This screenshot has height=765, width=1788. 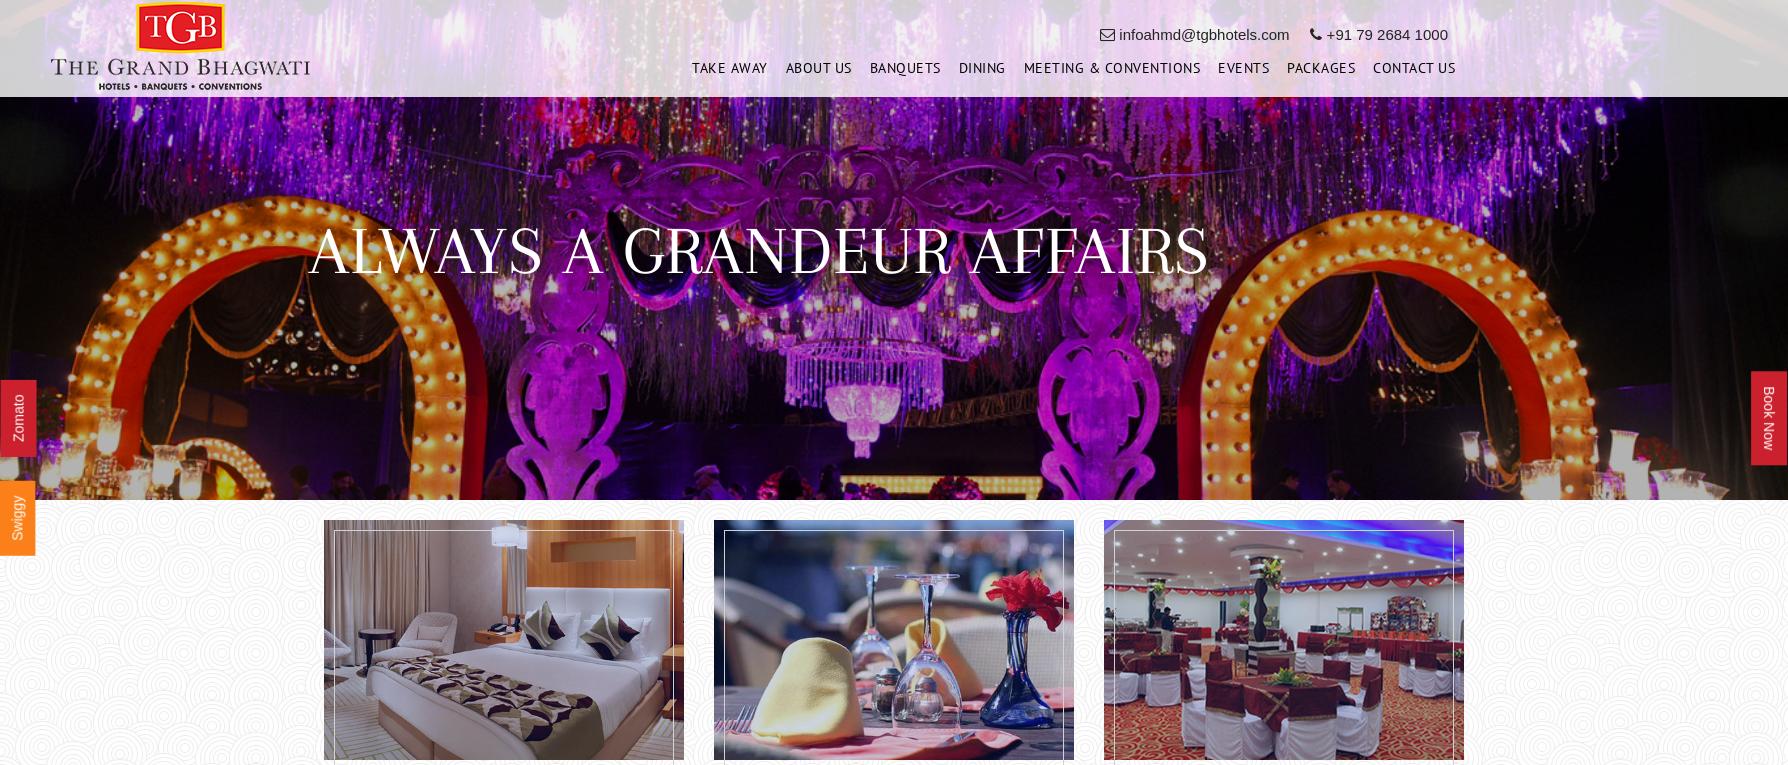 What do you see at coordinates (1319, 72) in the screenshot?
I see `'Packages'` at bounding box center [1319, 72].